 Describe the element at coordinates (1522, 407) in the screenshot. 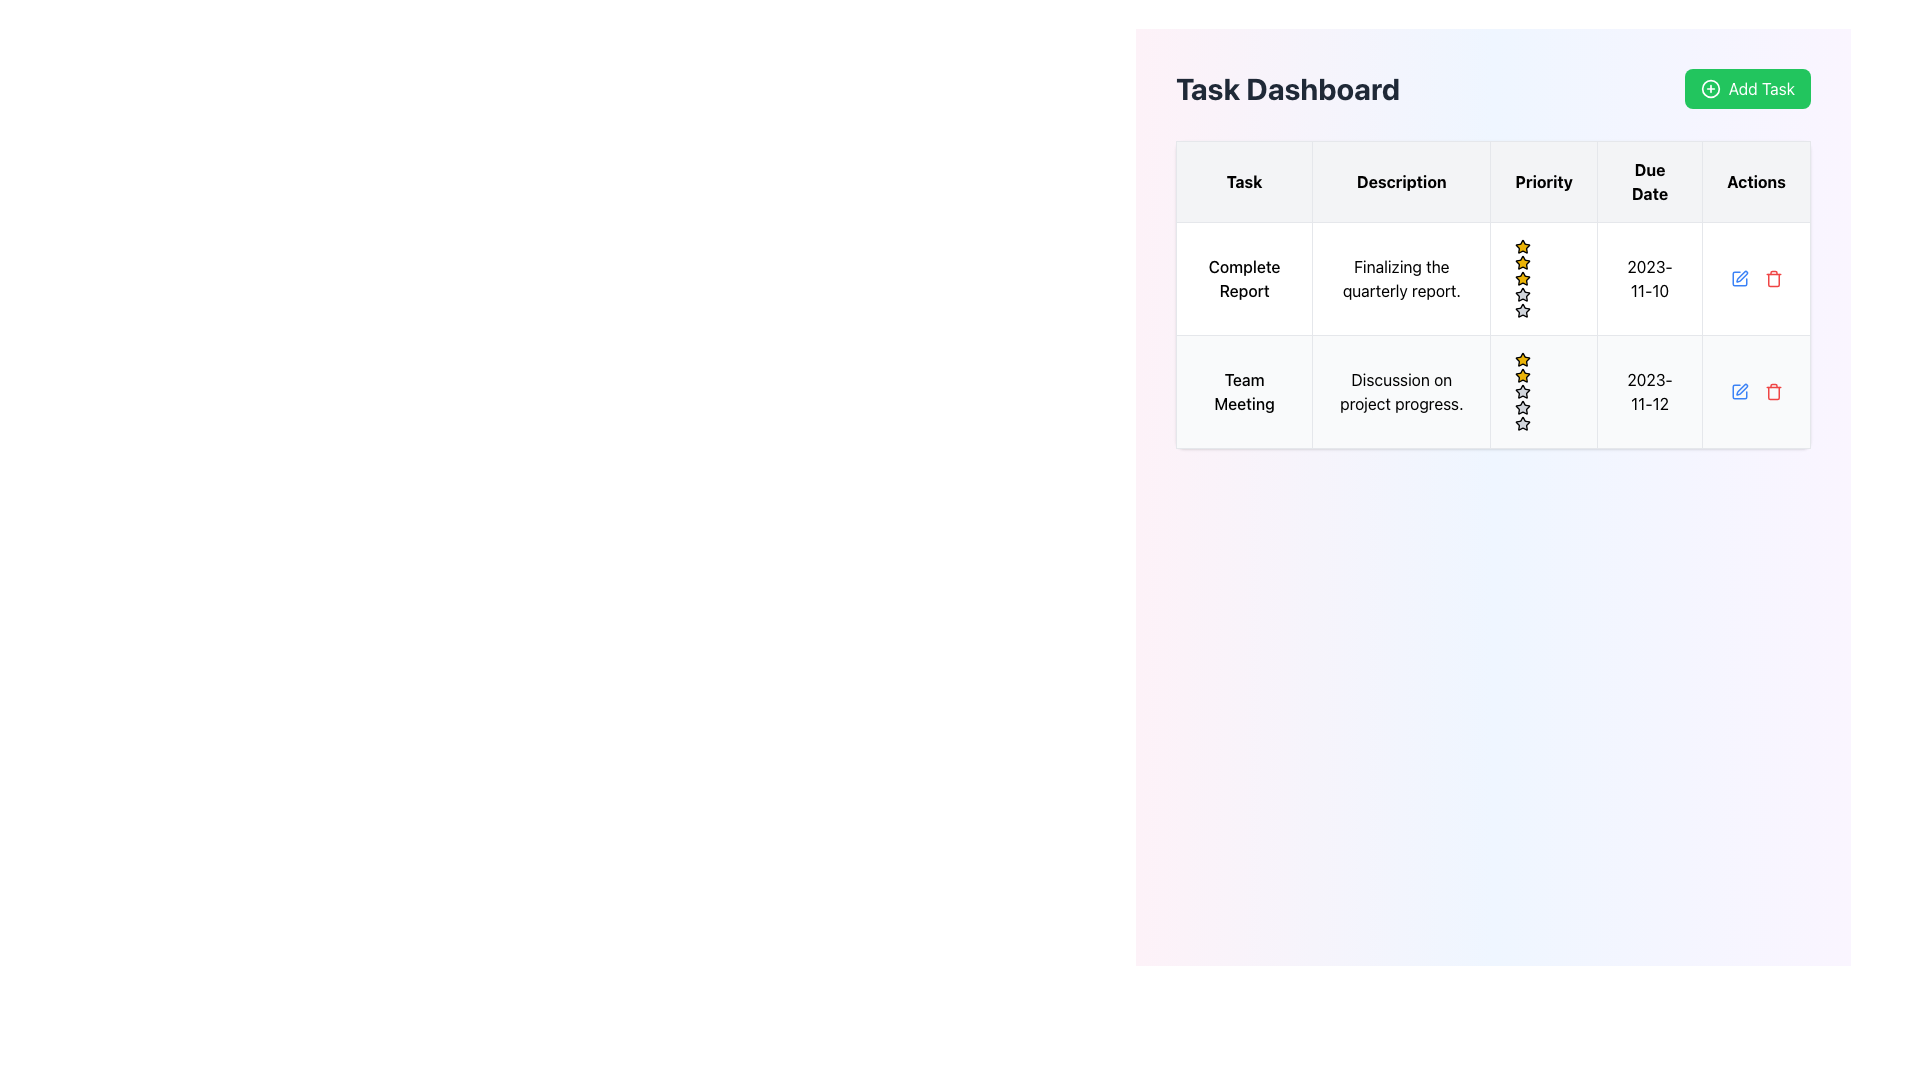

I see `the sixth star icon in the 'Priority' column of the 'Team Meeting' row in the 'Task Dashboard', which is a non-interactive visual indicator for task priority` at that location.